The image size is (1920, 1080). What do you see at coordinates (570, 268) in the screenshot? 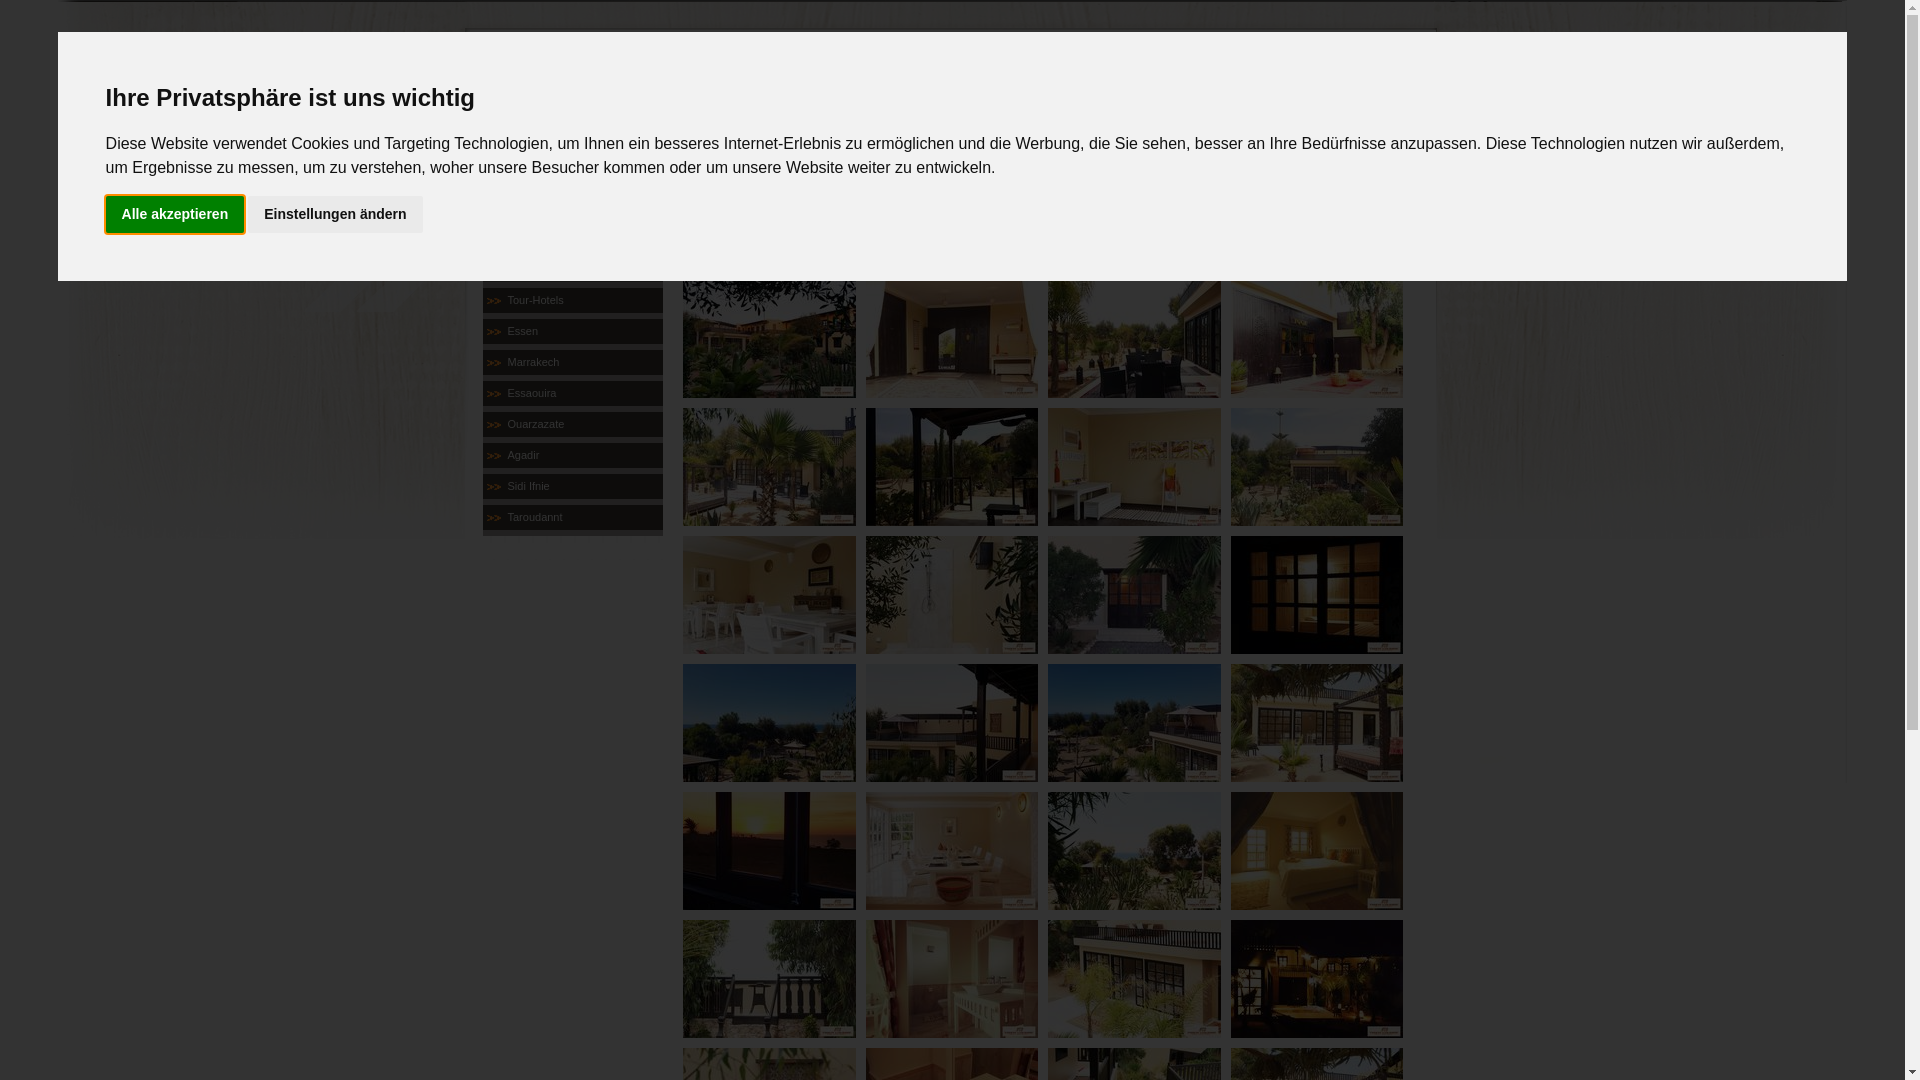
I see `'TIGERLOUNGE CLUB'` at bounding box center [570, 268].